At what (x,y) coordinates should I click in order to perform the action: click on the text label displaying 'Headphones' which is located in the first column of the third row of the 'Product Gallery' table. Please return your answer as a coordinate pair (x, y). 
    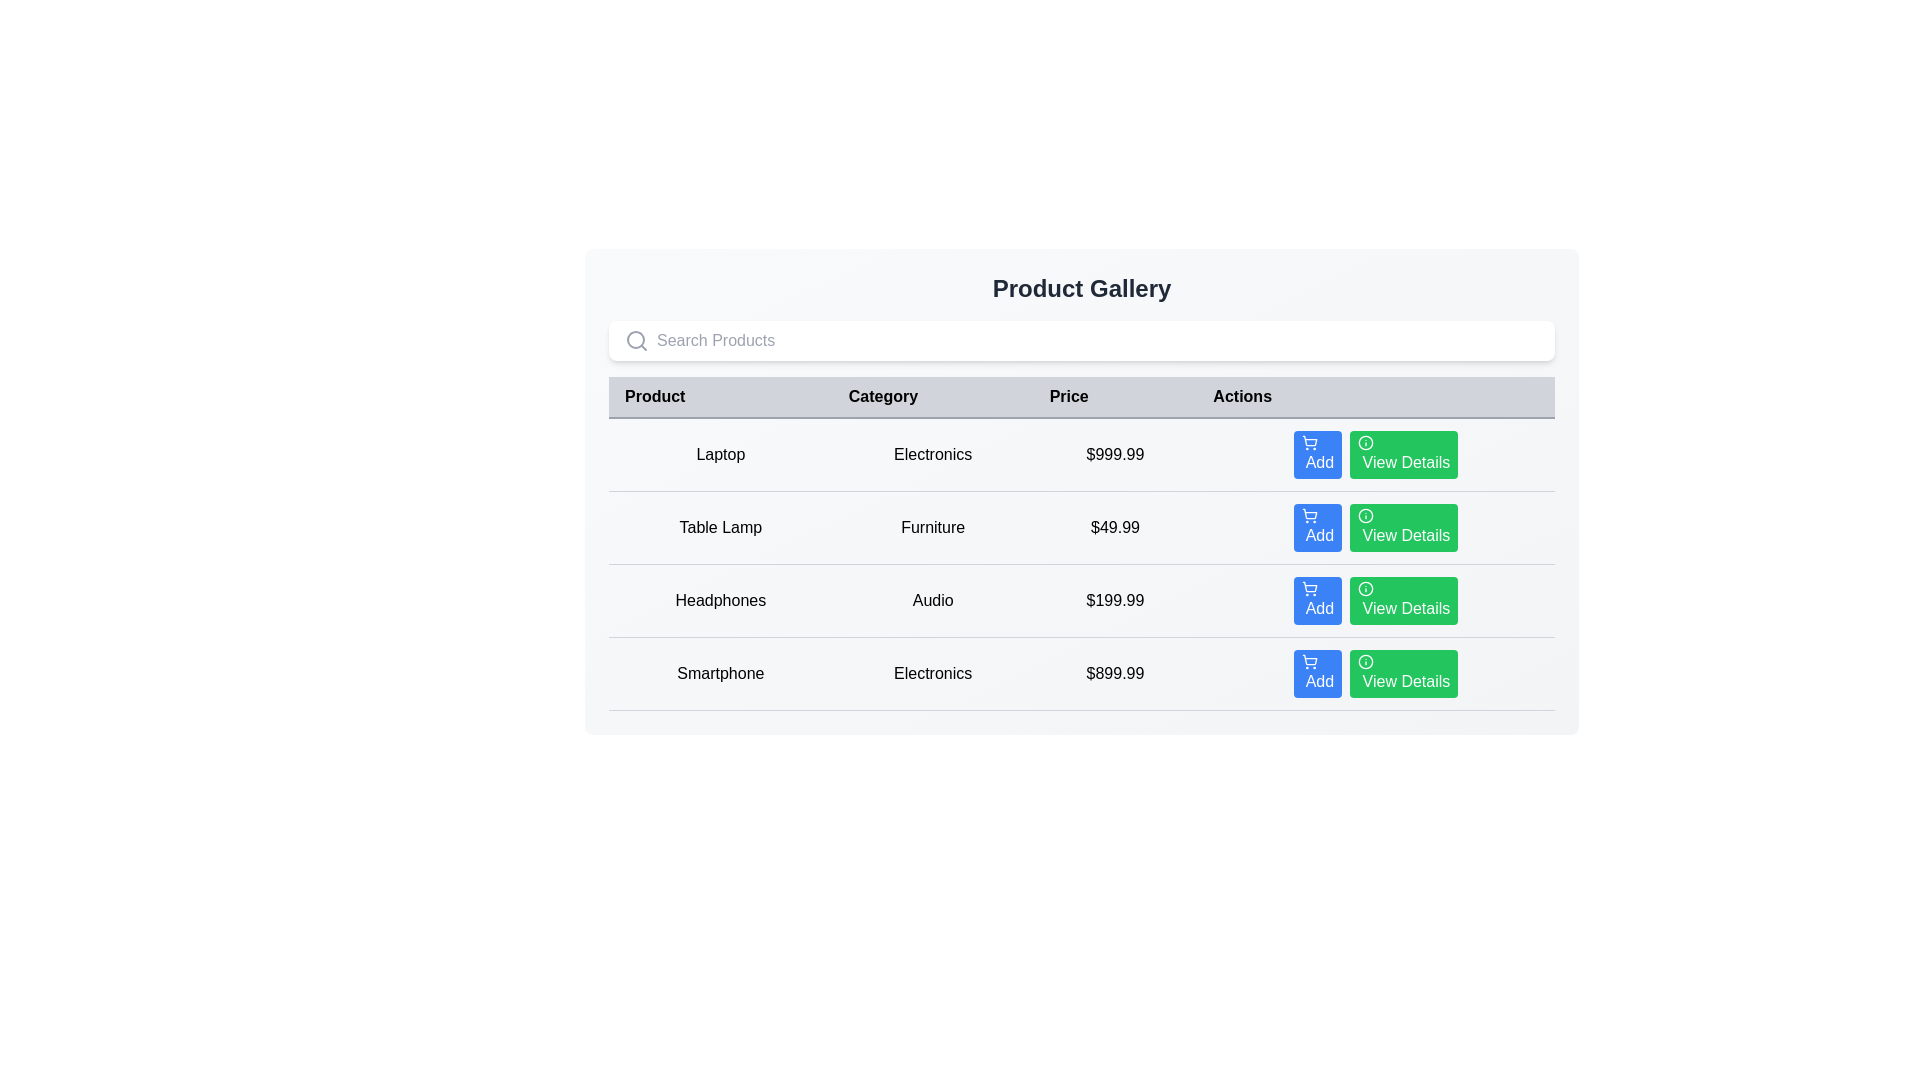
    Looking at the image, I should click on (720, 600).